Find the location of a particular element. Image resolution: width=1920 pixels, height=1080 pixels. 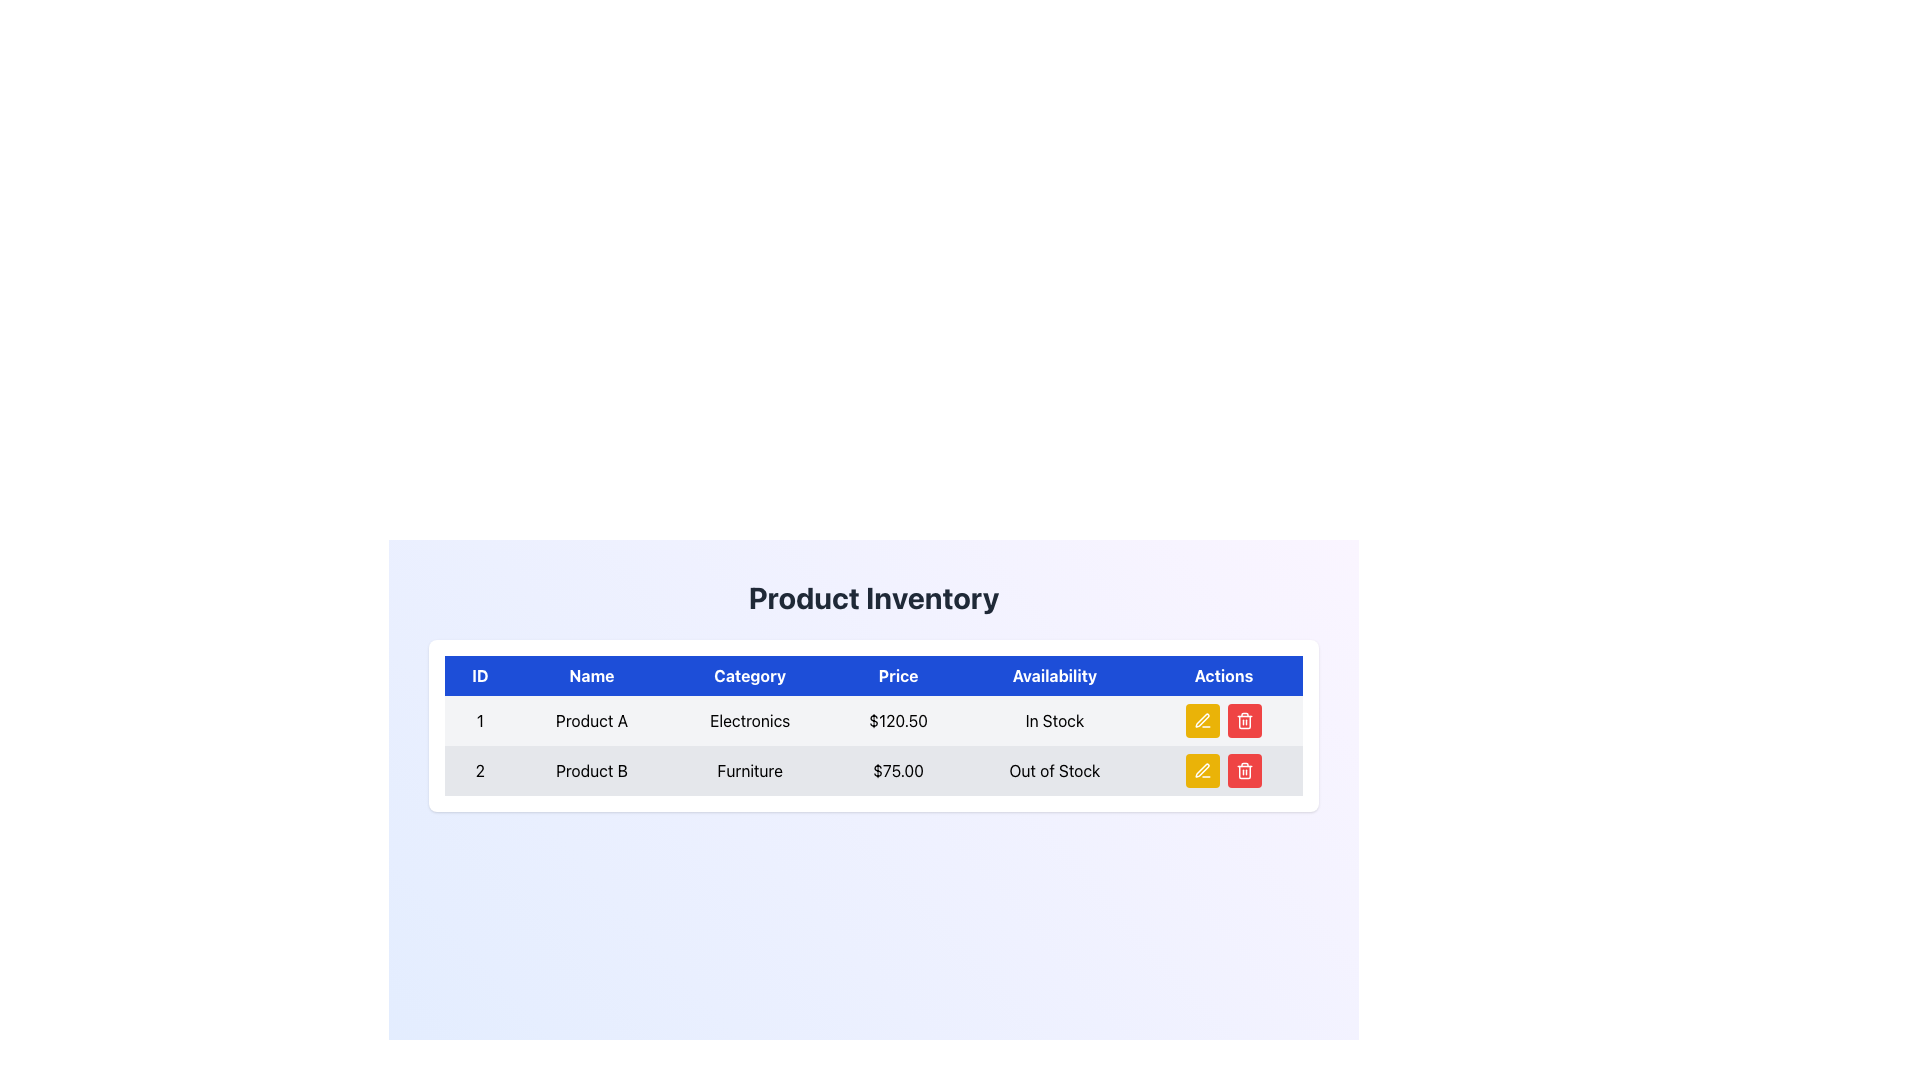

the static text label displaying the category of Product B, located under the 'Category' column in the second row of the table is located at coordinates (749, 770).